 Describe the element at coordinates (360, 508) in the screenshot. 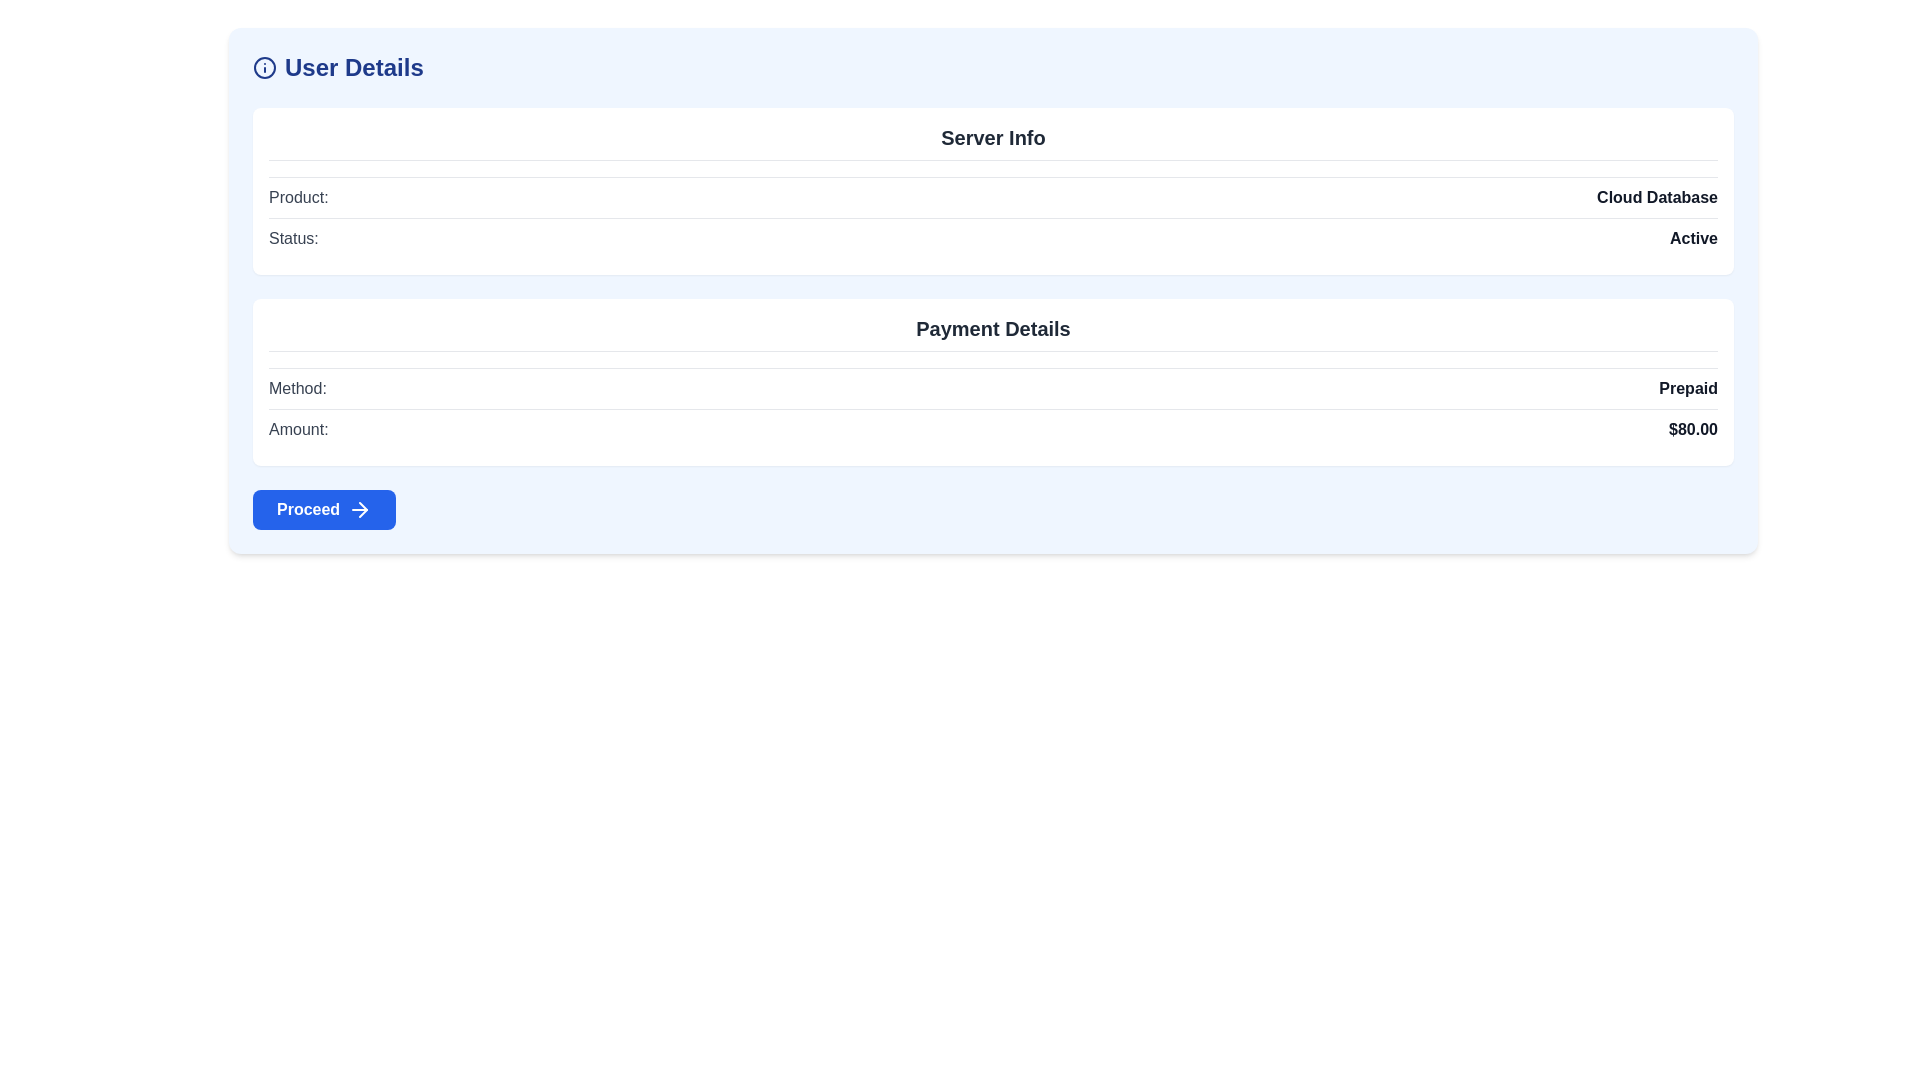

I see `the graphical arrow icon pointing towards the right, which is located inside the blue button labeled 'Proceed' at the bottom left of the interface` at that location.